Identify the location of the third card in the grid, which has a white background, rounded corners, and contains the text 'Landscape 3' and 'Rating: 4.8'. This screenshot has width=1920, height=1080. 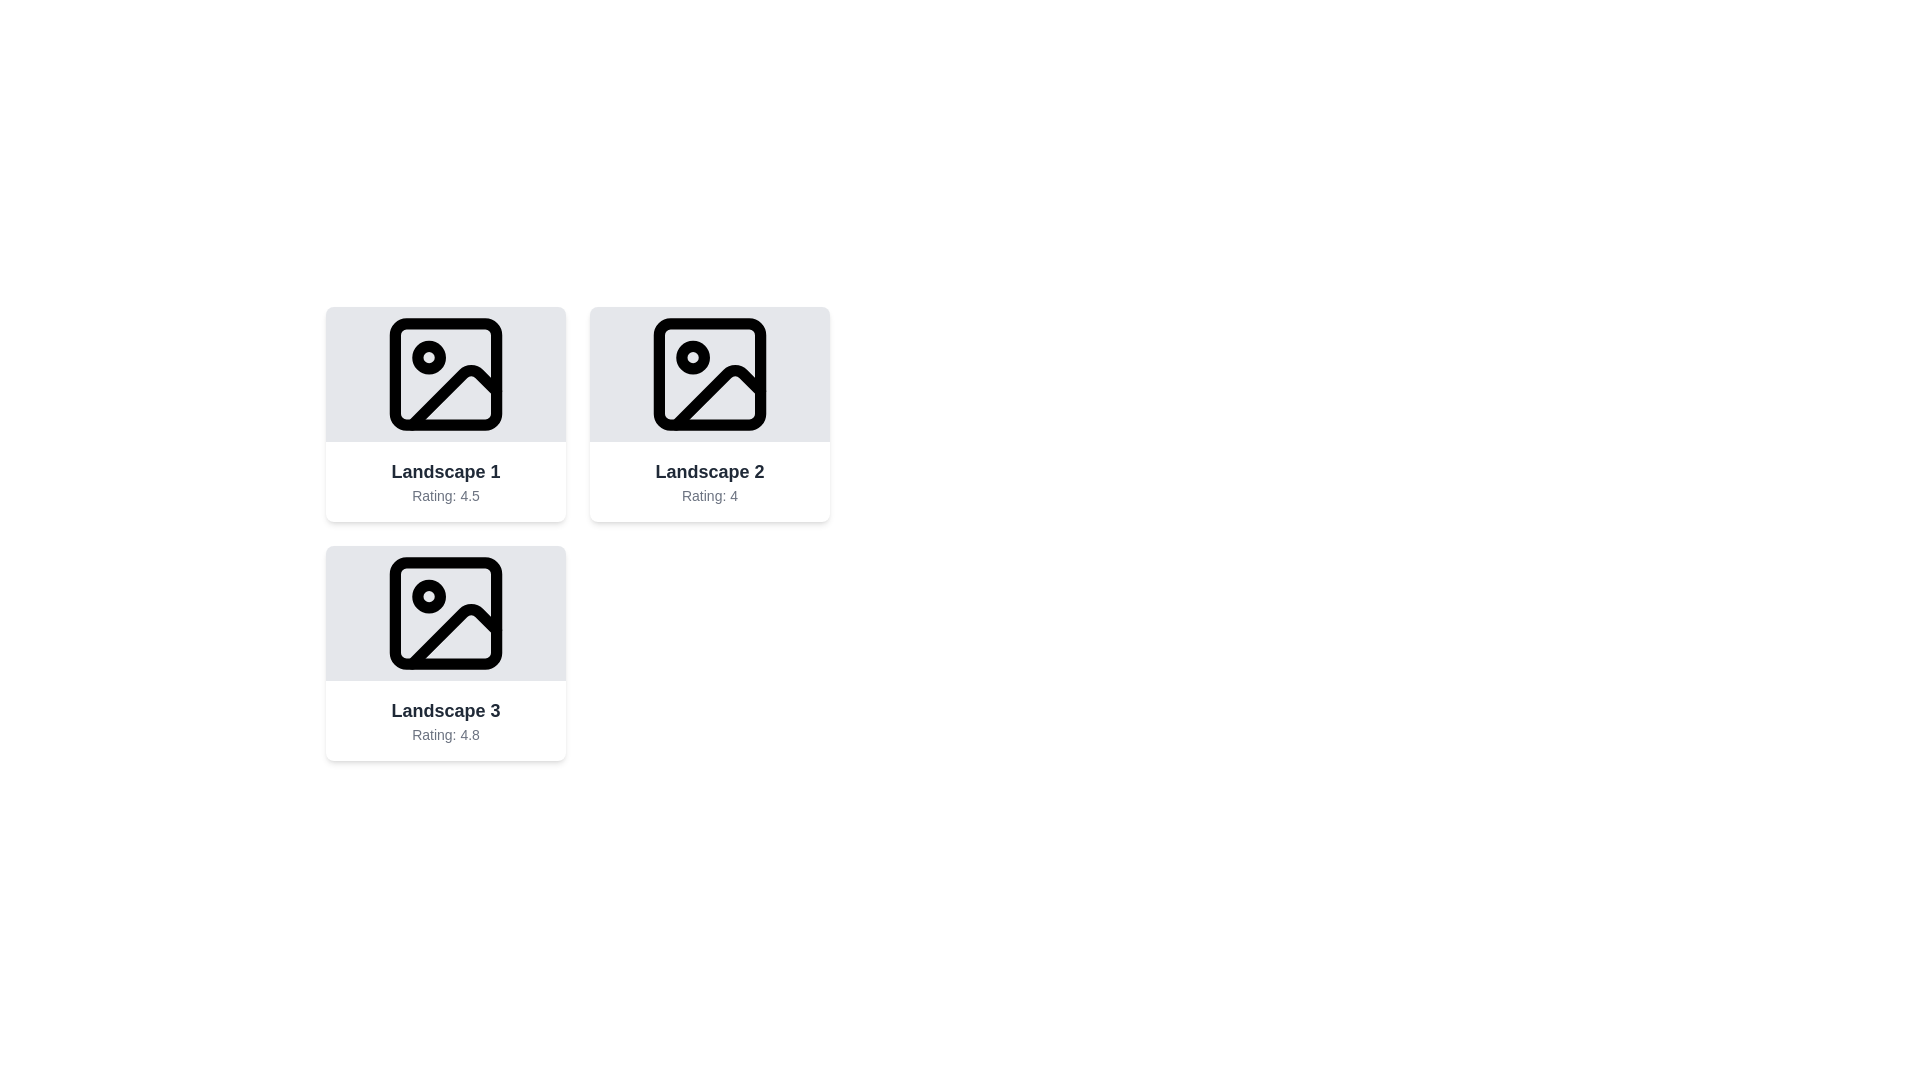
(445, 652).